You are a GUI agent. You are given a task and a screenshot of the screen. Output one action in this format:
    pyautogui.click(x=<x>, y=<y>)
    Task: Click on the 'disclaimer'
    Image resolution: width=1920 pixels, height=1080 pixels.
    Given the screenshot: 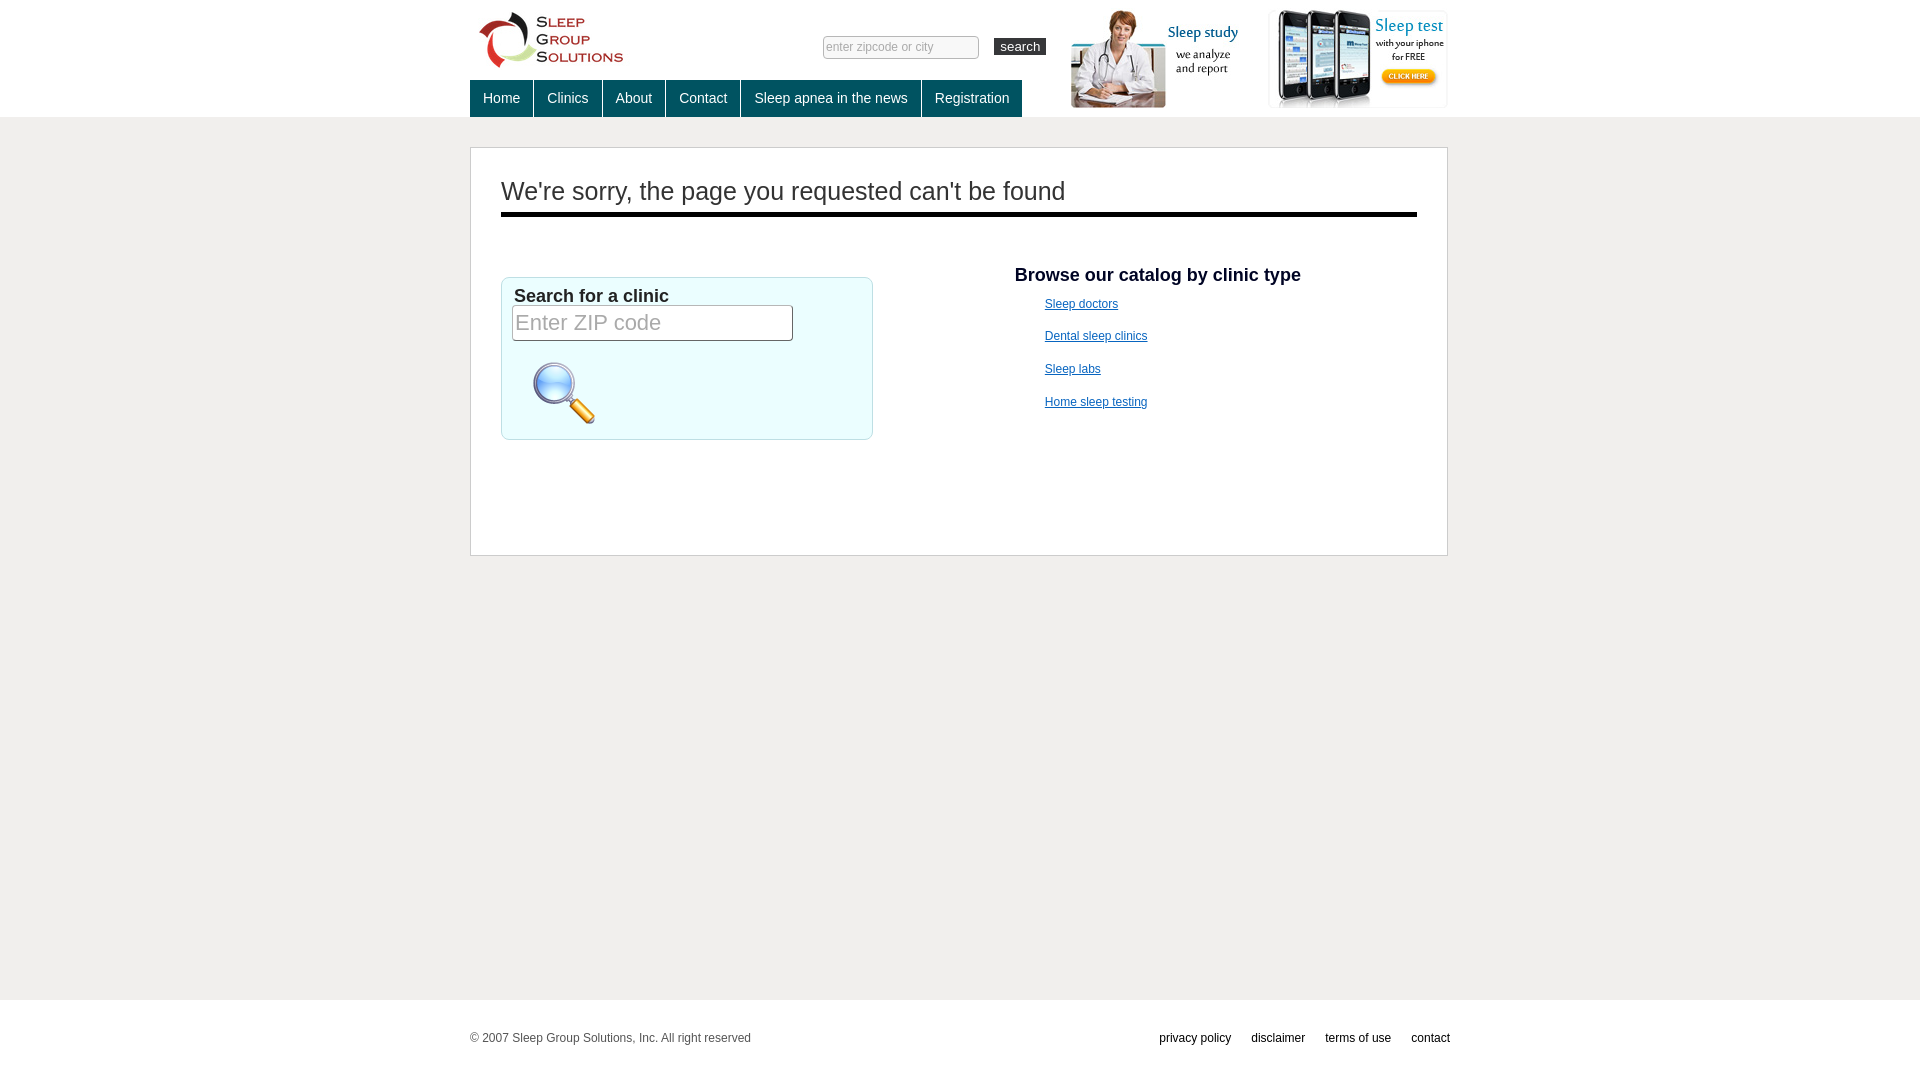 What is the action you would take?
    pyautogui.click(x=1276, y=1036)
    